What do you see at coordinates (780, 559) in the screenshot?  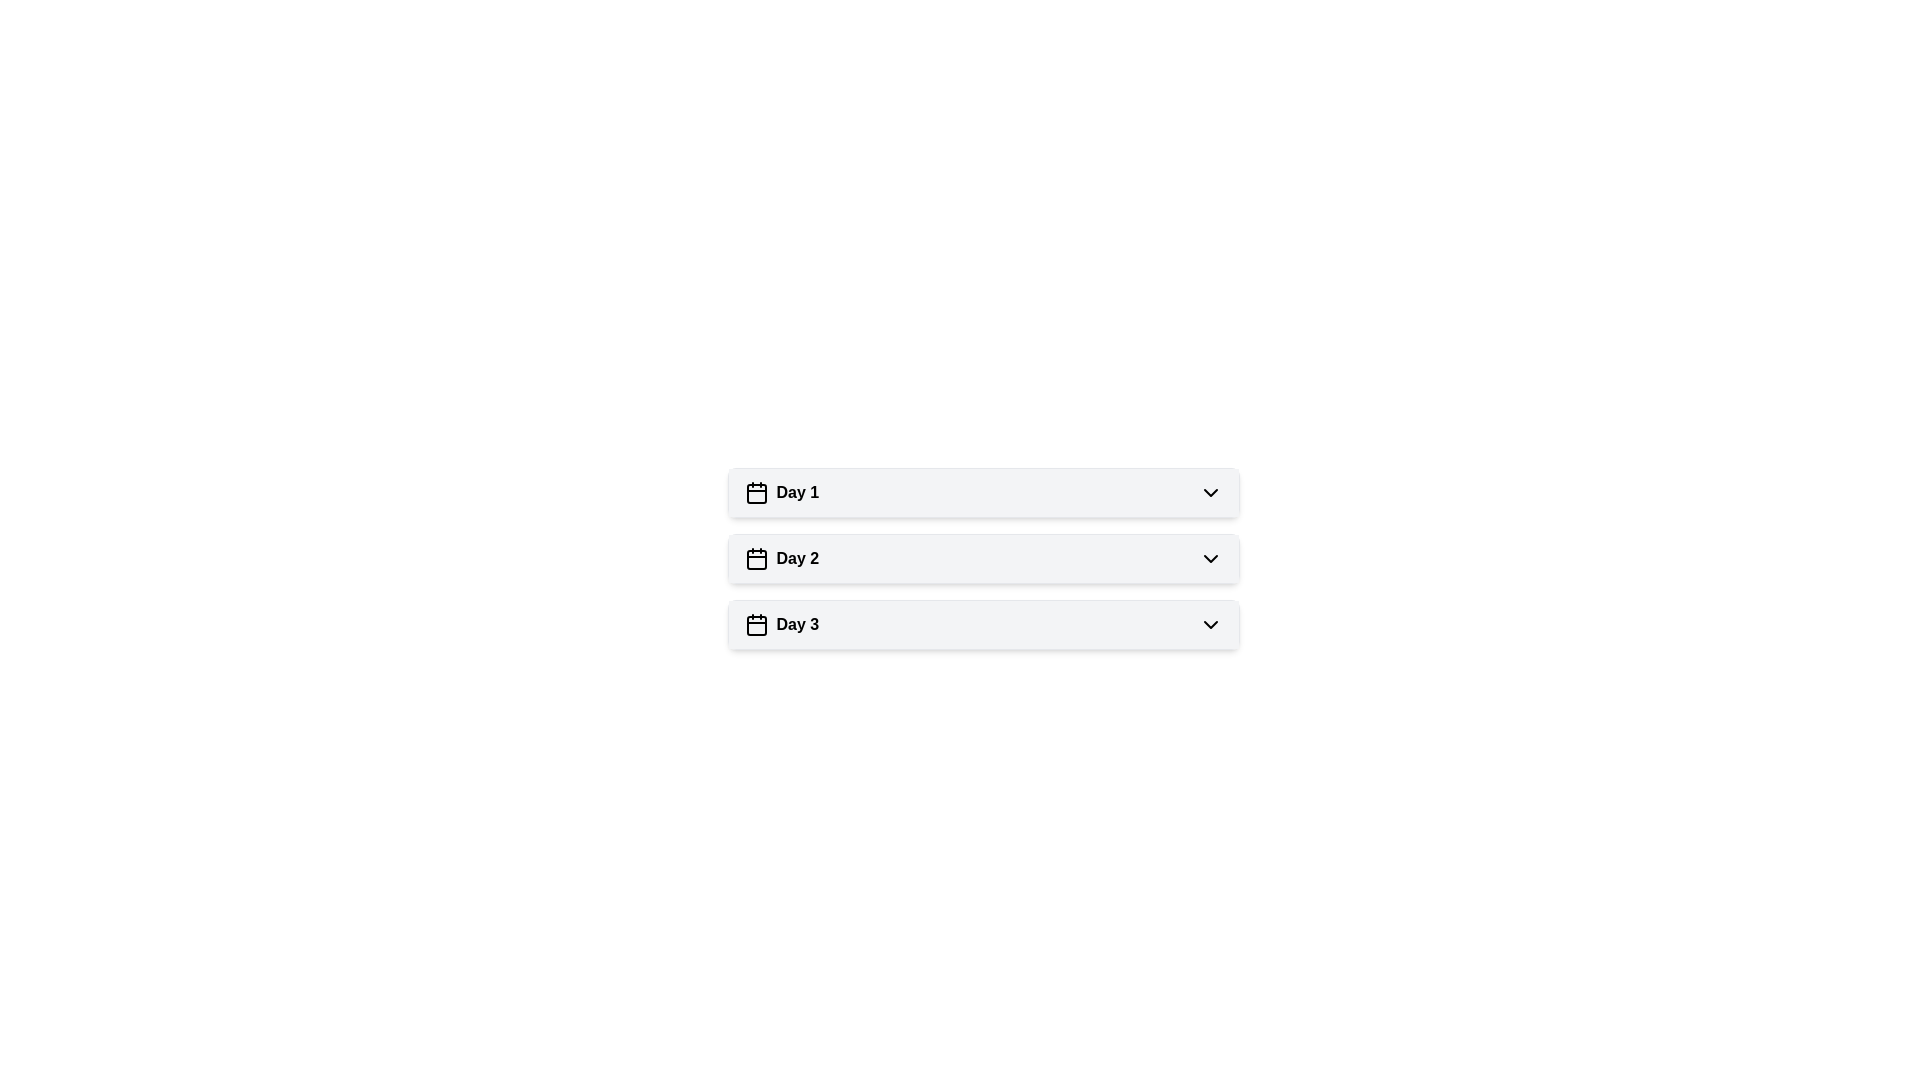 I see `the selectable item labeled 'Day 2'` at bounding box center [780, 559].